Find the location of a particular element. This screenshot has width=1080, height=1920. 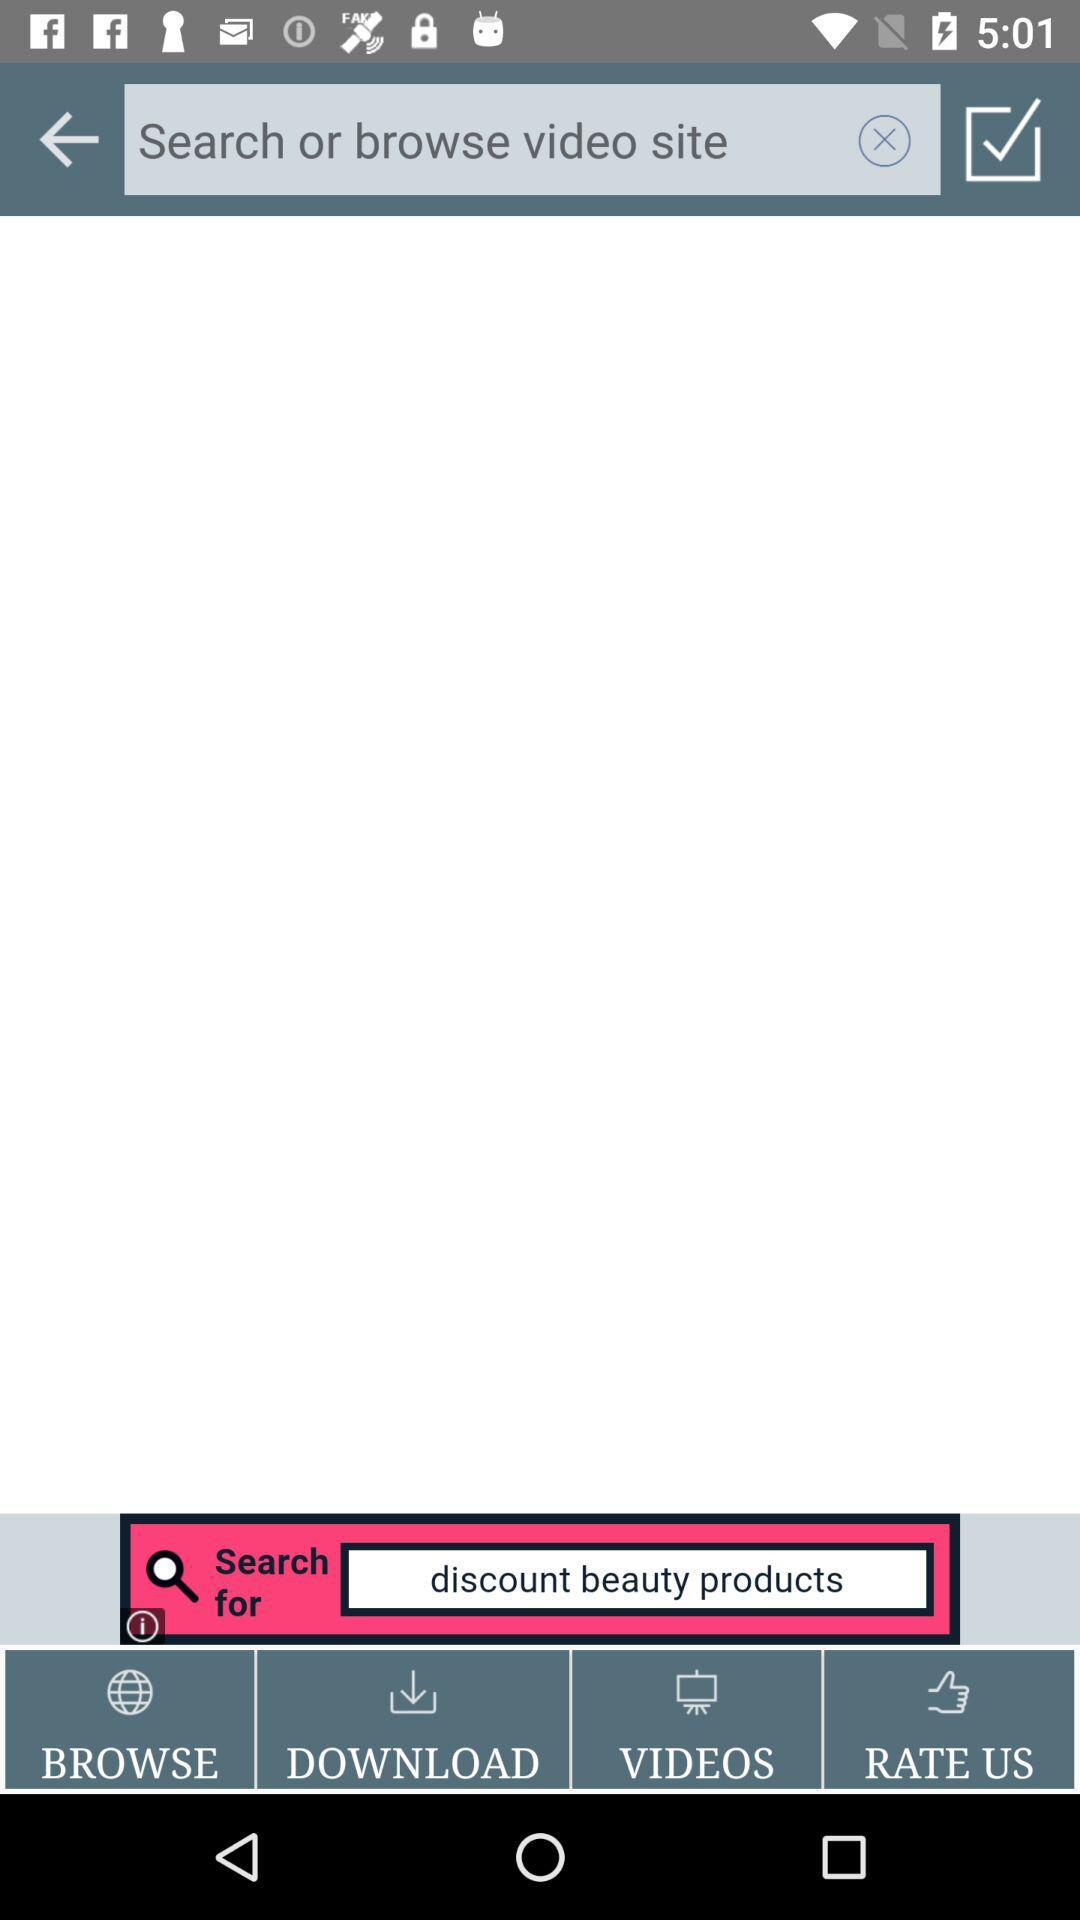

icon next to the download item is located at coordinates (129, 1718).